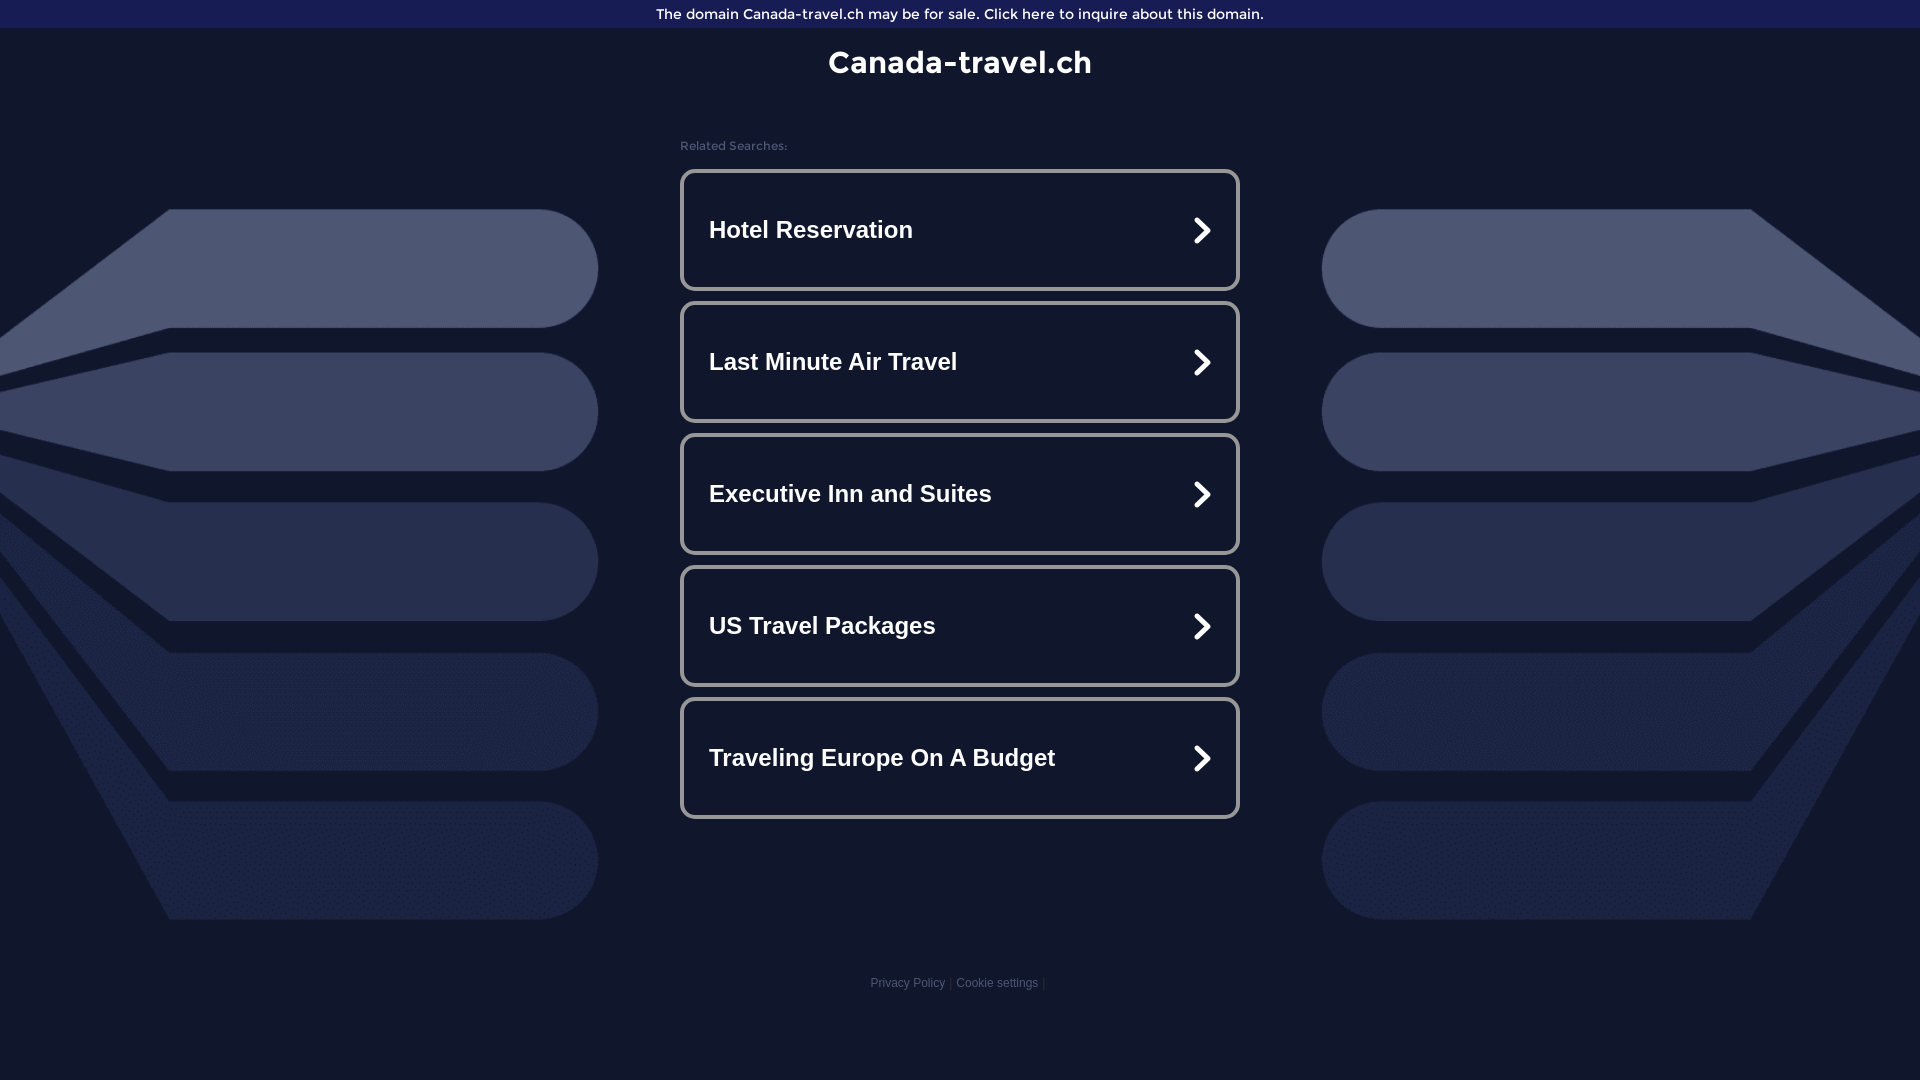 The width and height of the screenshot is (1920, 1080). I want to click on 'Traveling Europe On A Budget', so click(960, 758).